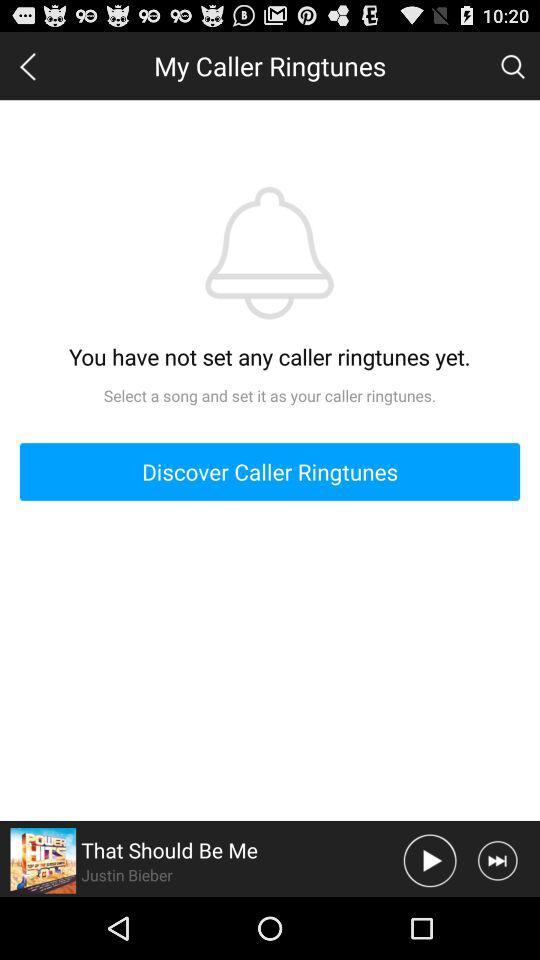 This screenshot has width=540, height=960. I want to click on search, so click(512, 65).